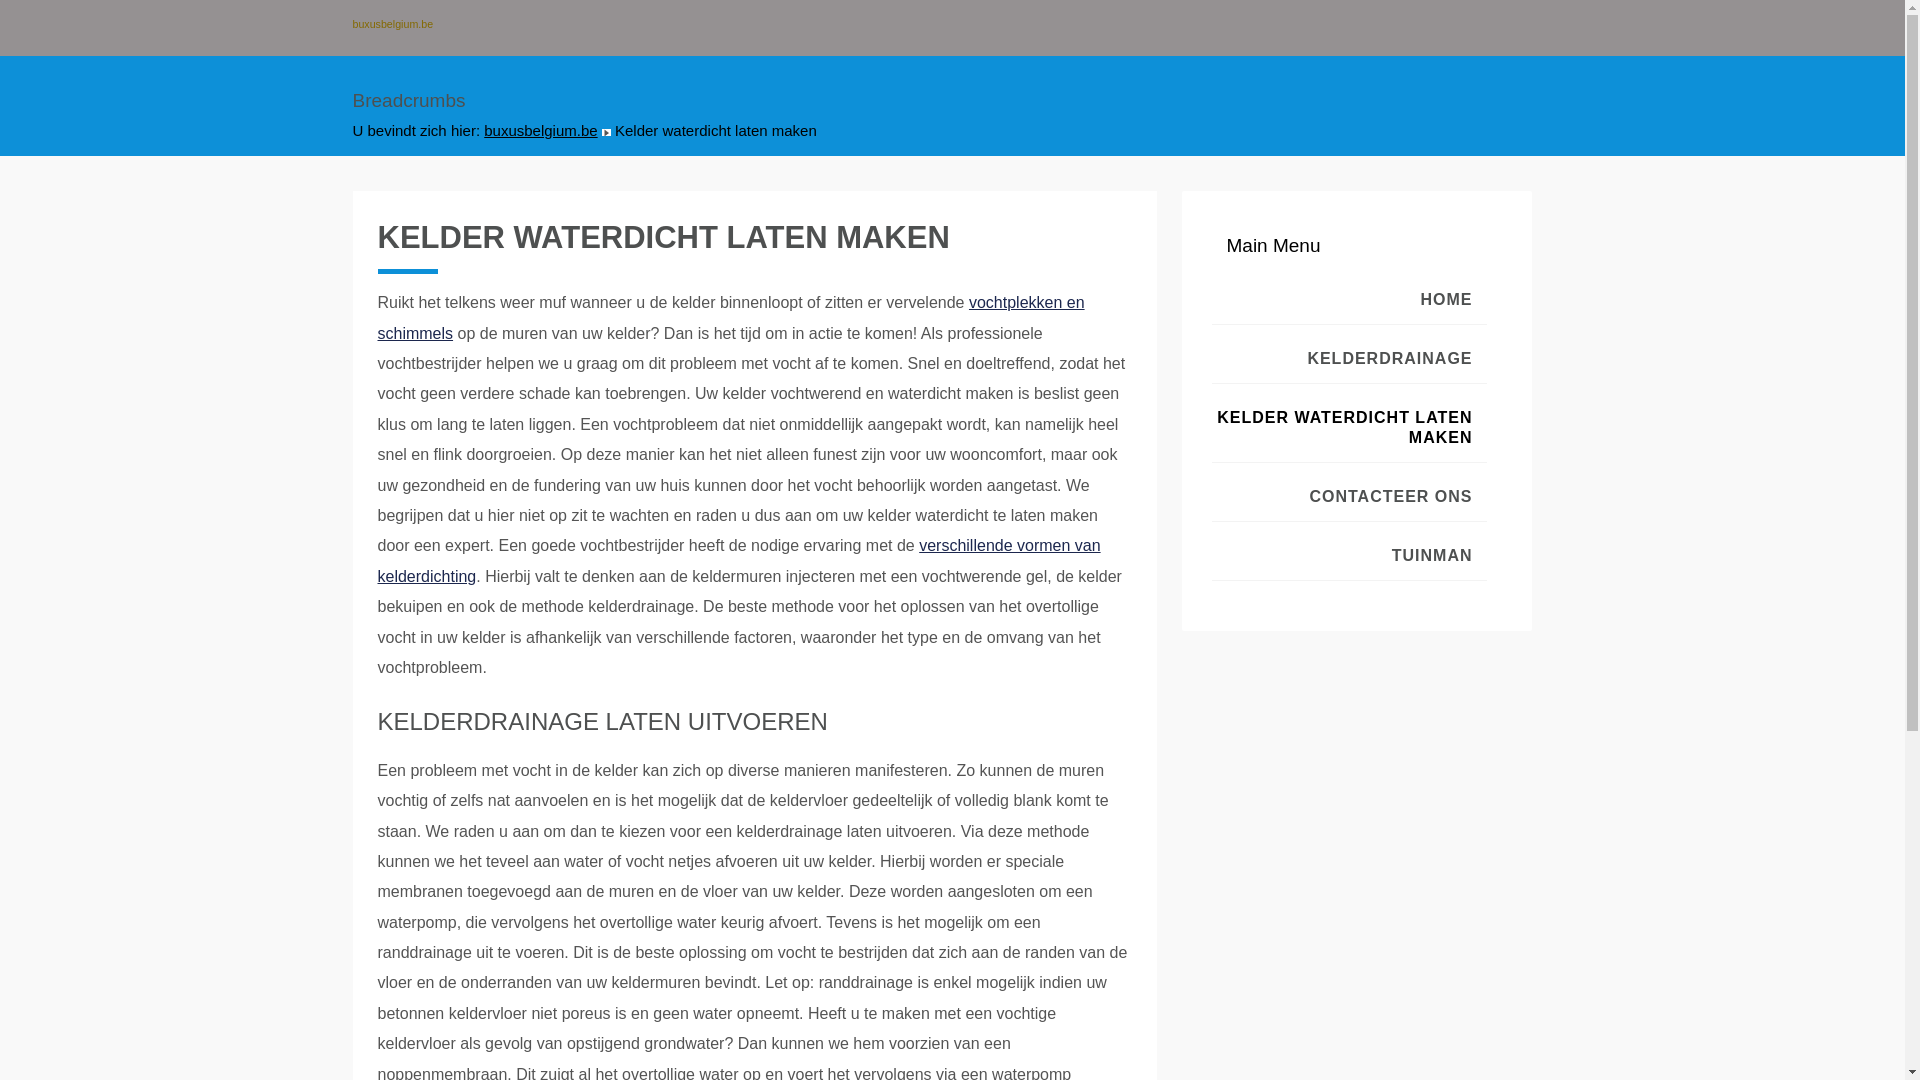  Describe the element at coordinates (1349, 358) in the screenshot. I see `'KELDERDRAINAGE'` at that location.